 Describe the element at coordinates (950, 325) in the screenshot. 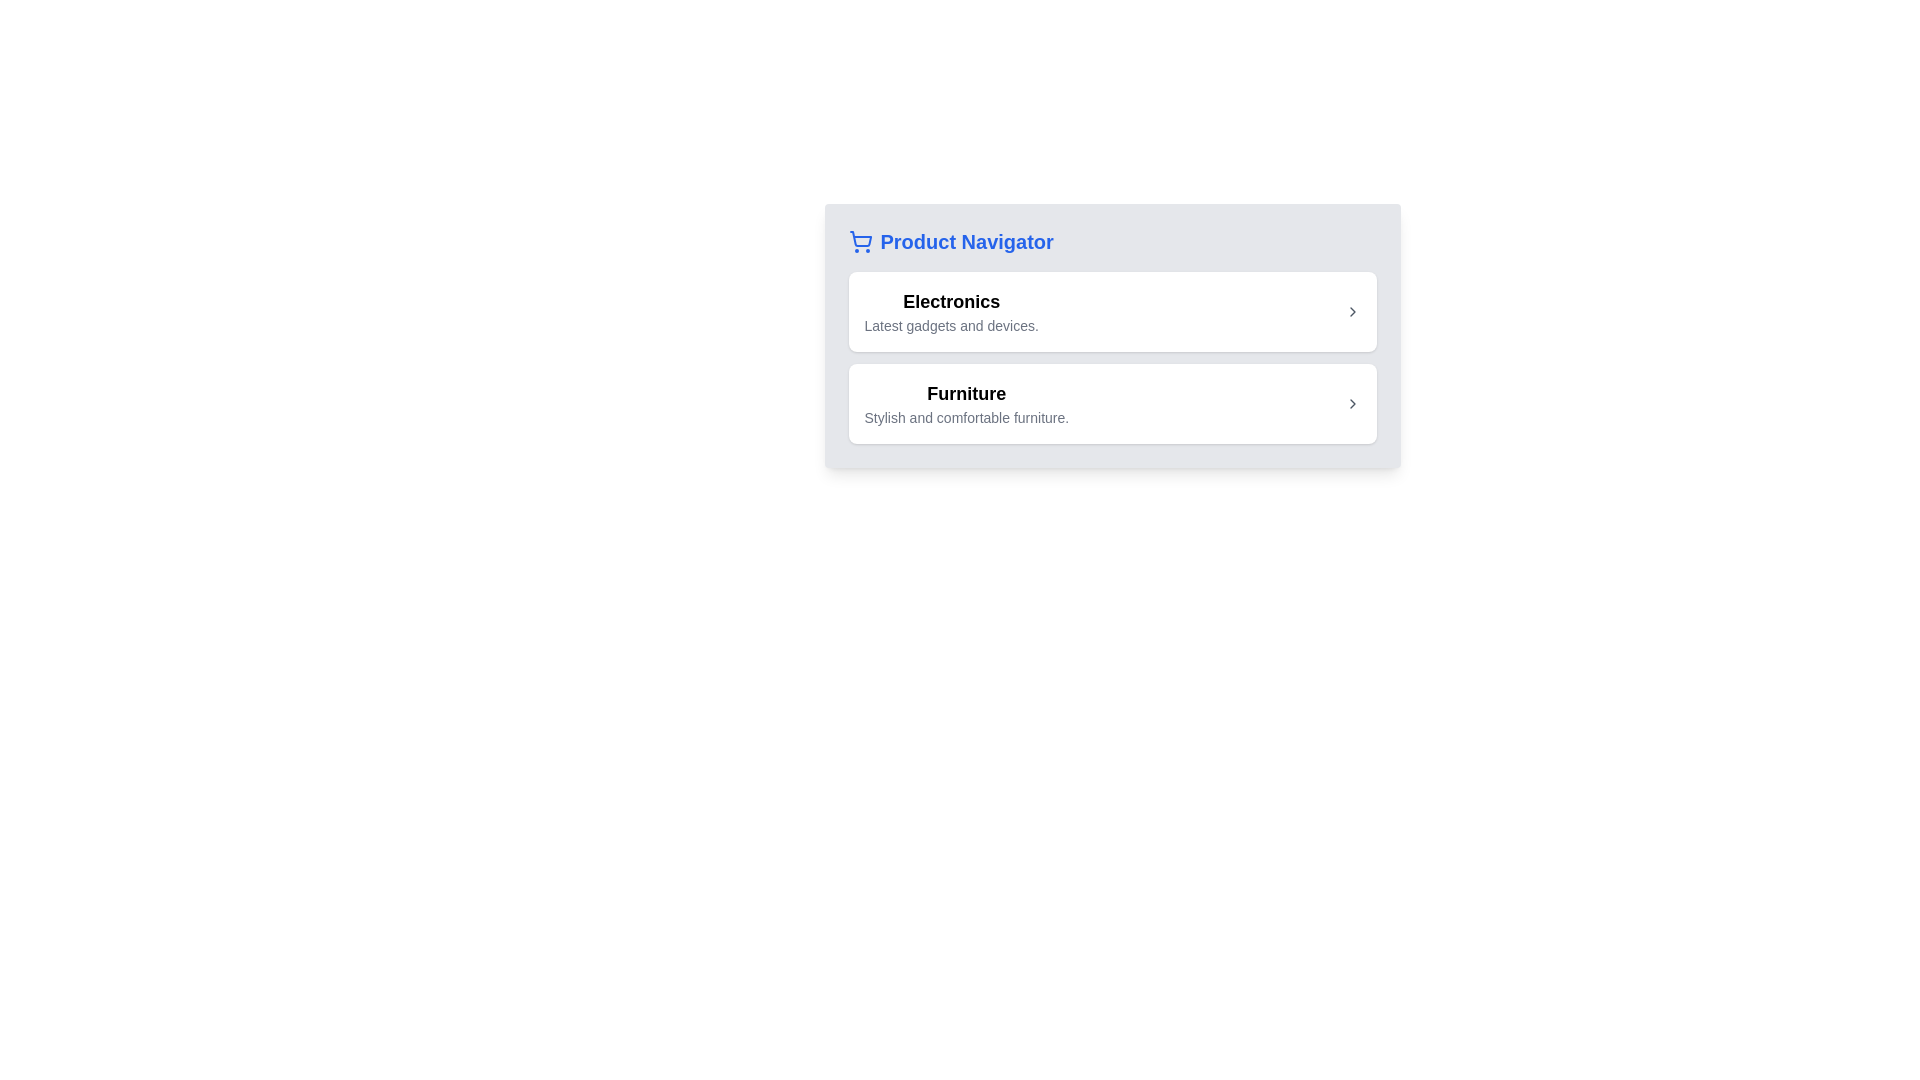

I see `the descriptive text element displaying 'Latest gadgets and devices.' located beneath the 'Electronics' title in the 'Product Navigator' interface` at that location.